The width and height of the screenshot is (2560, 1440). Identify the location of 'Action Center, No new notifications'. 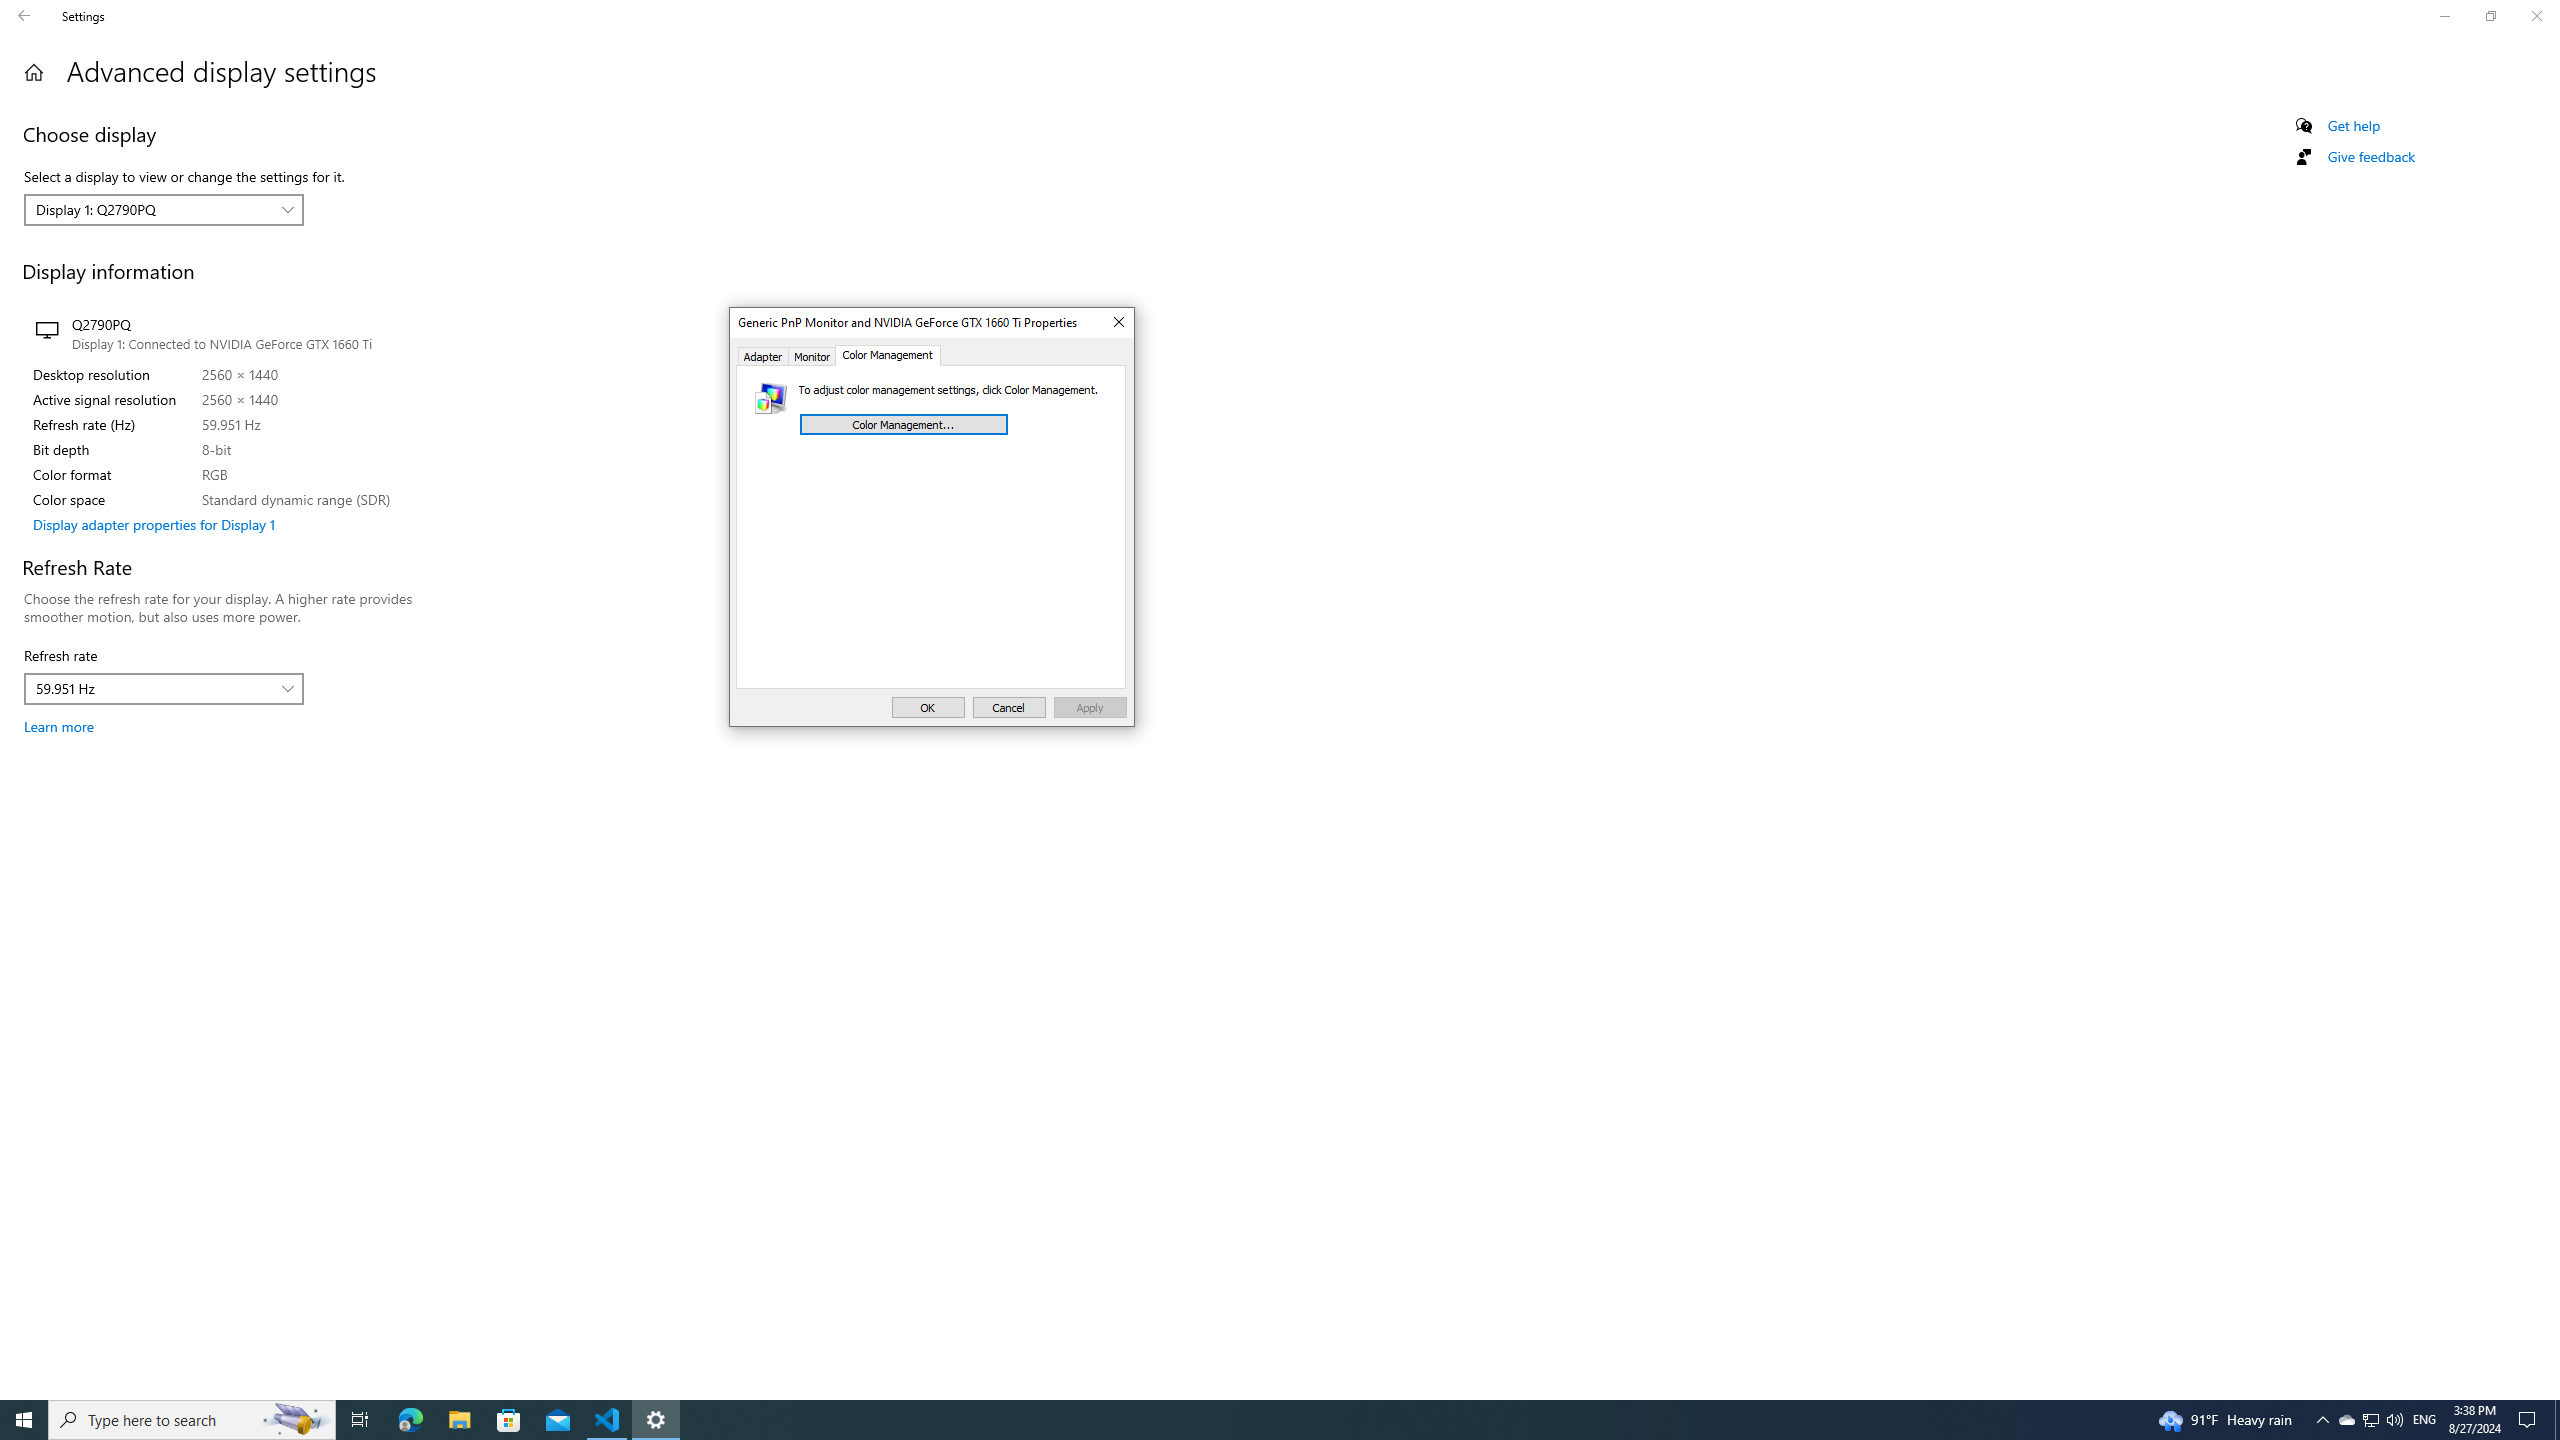
(2530, 1418).